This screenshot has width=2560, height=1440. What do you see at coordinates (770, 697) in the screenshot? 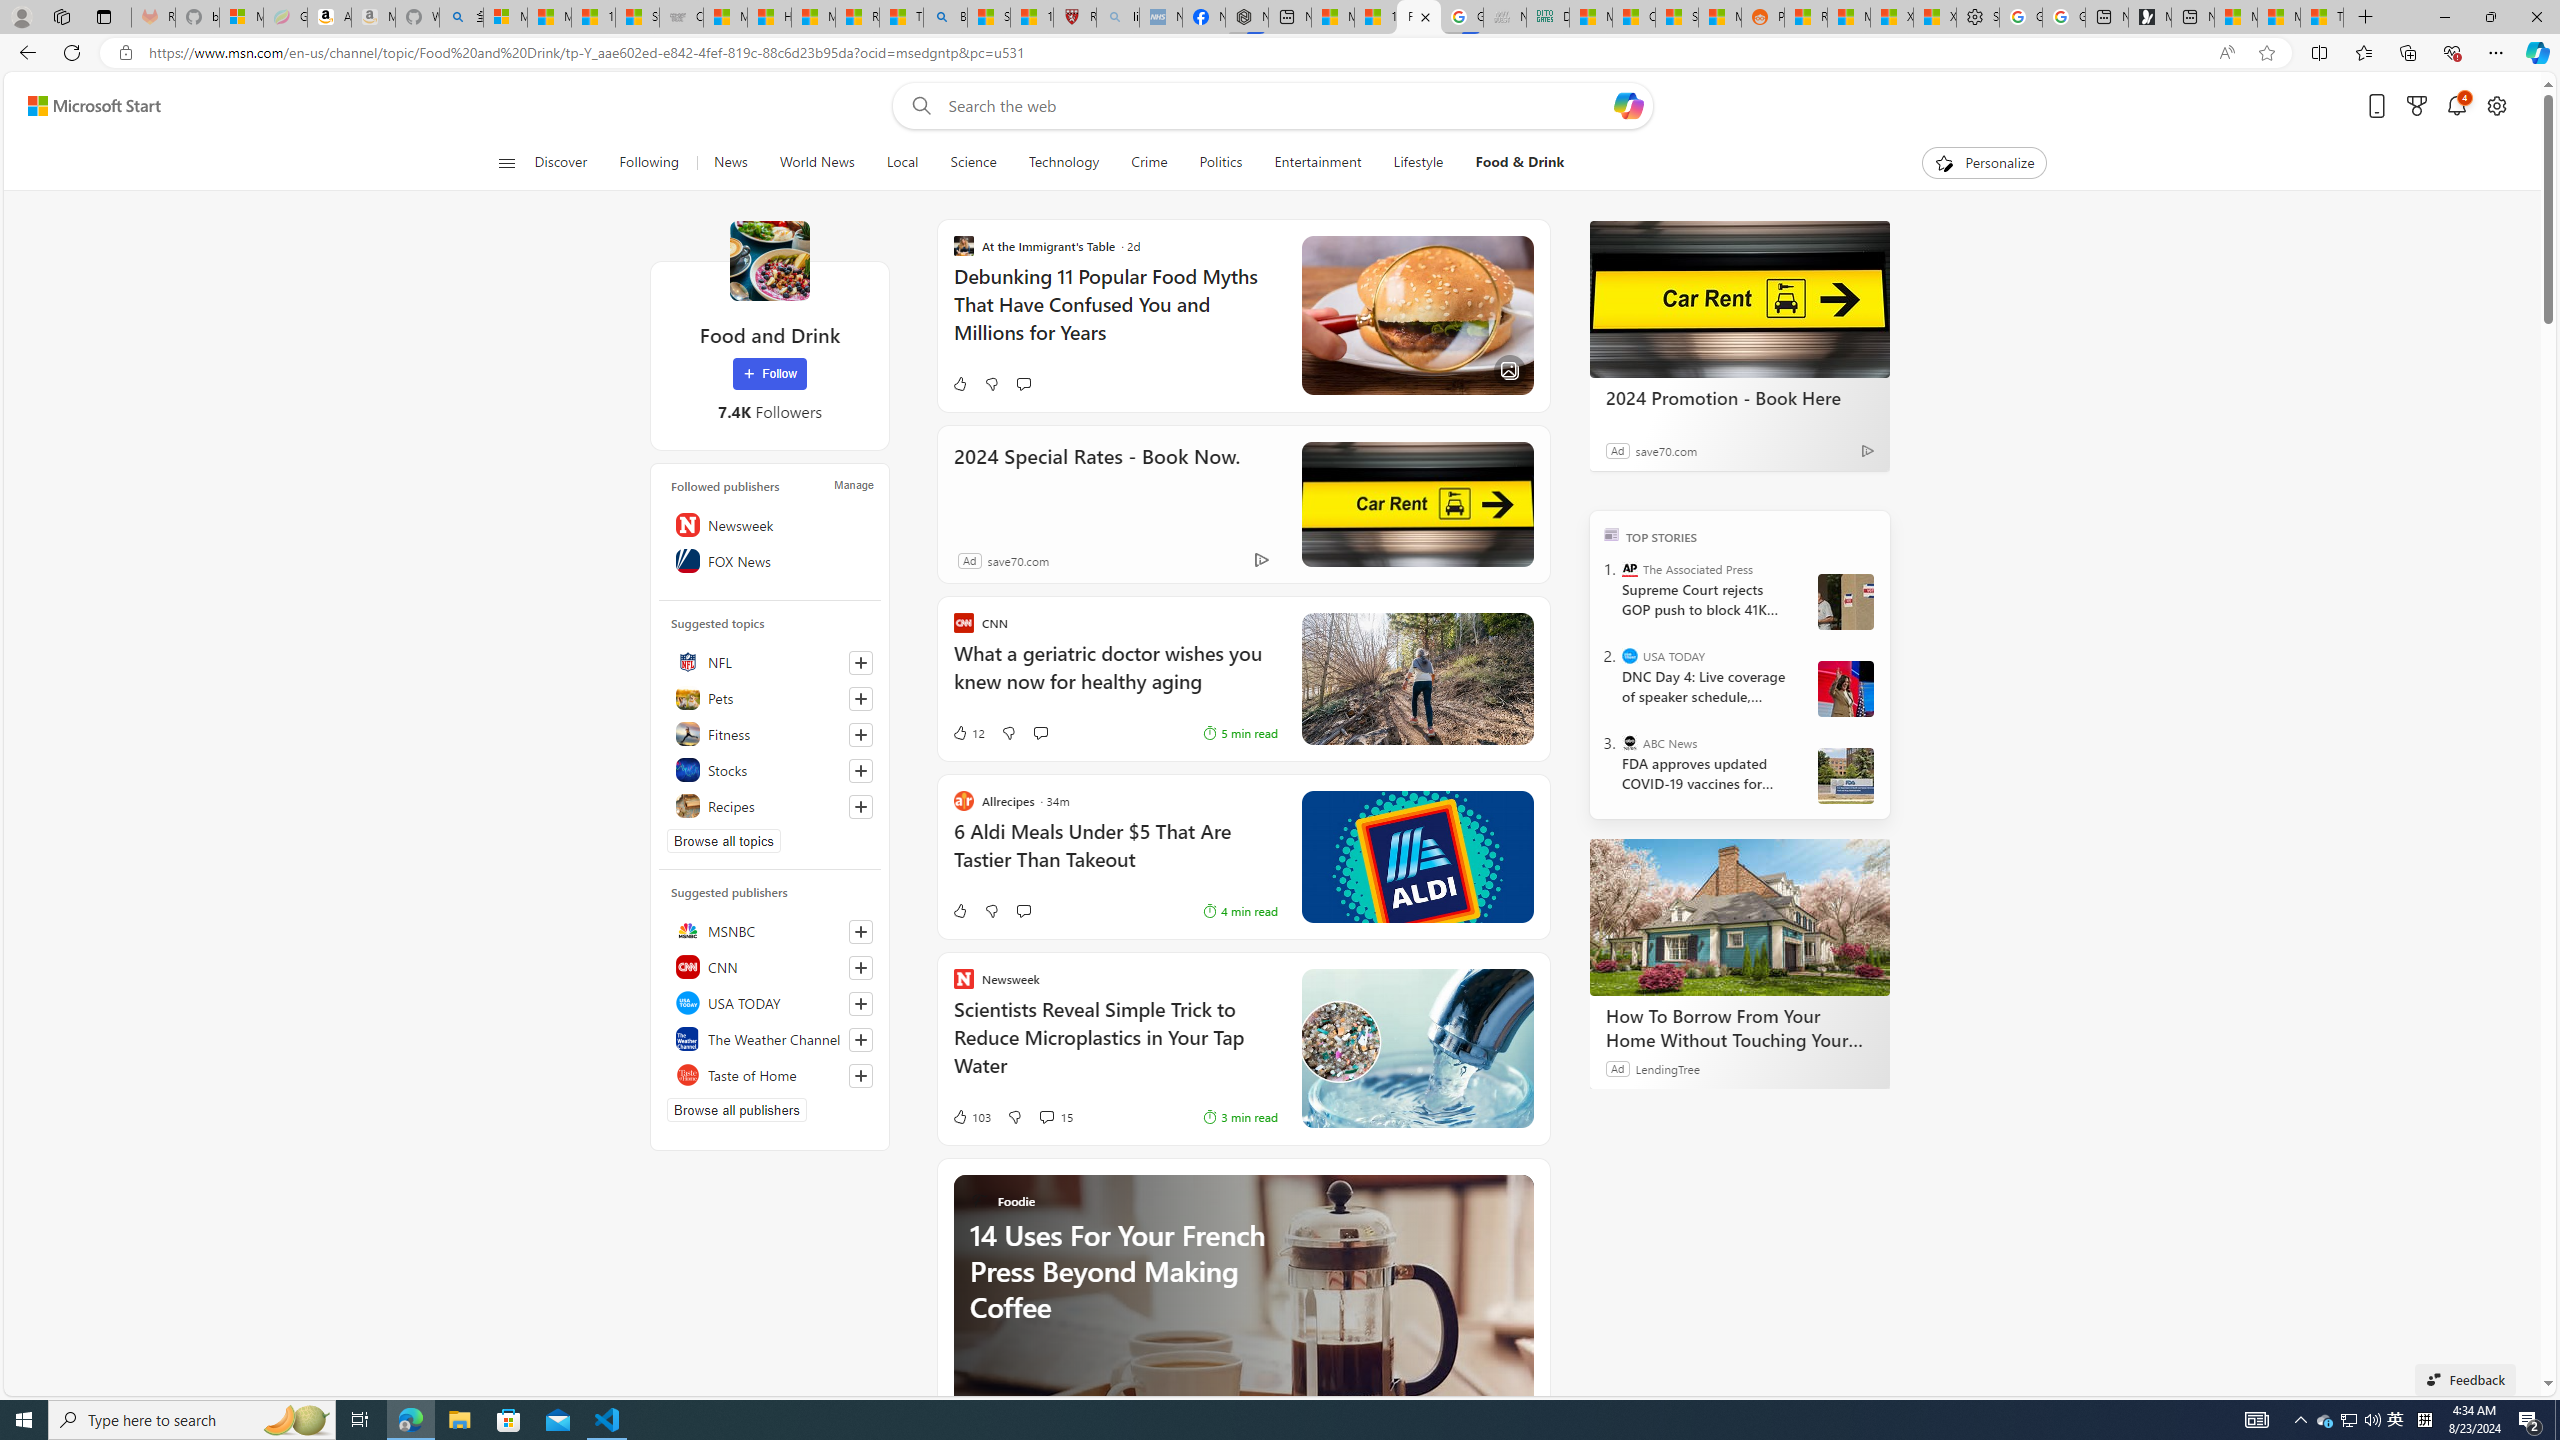
I see `'Pets'` at bounding box center [770, 697].